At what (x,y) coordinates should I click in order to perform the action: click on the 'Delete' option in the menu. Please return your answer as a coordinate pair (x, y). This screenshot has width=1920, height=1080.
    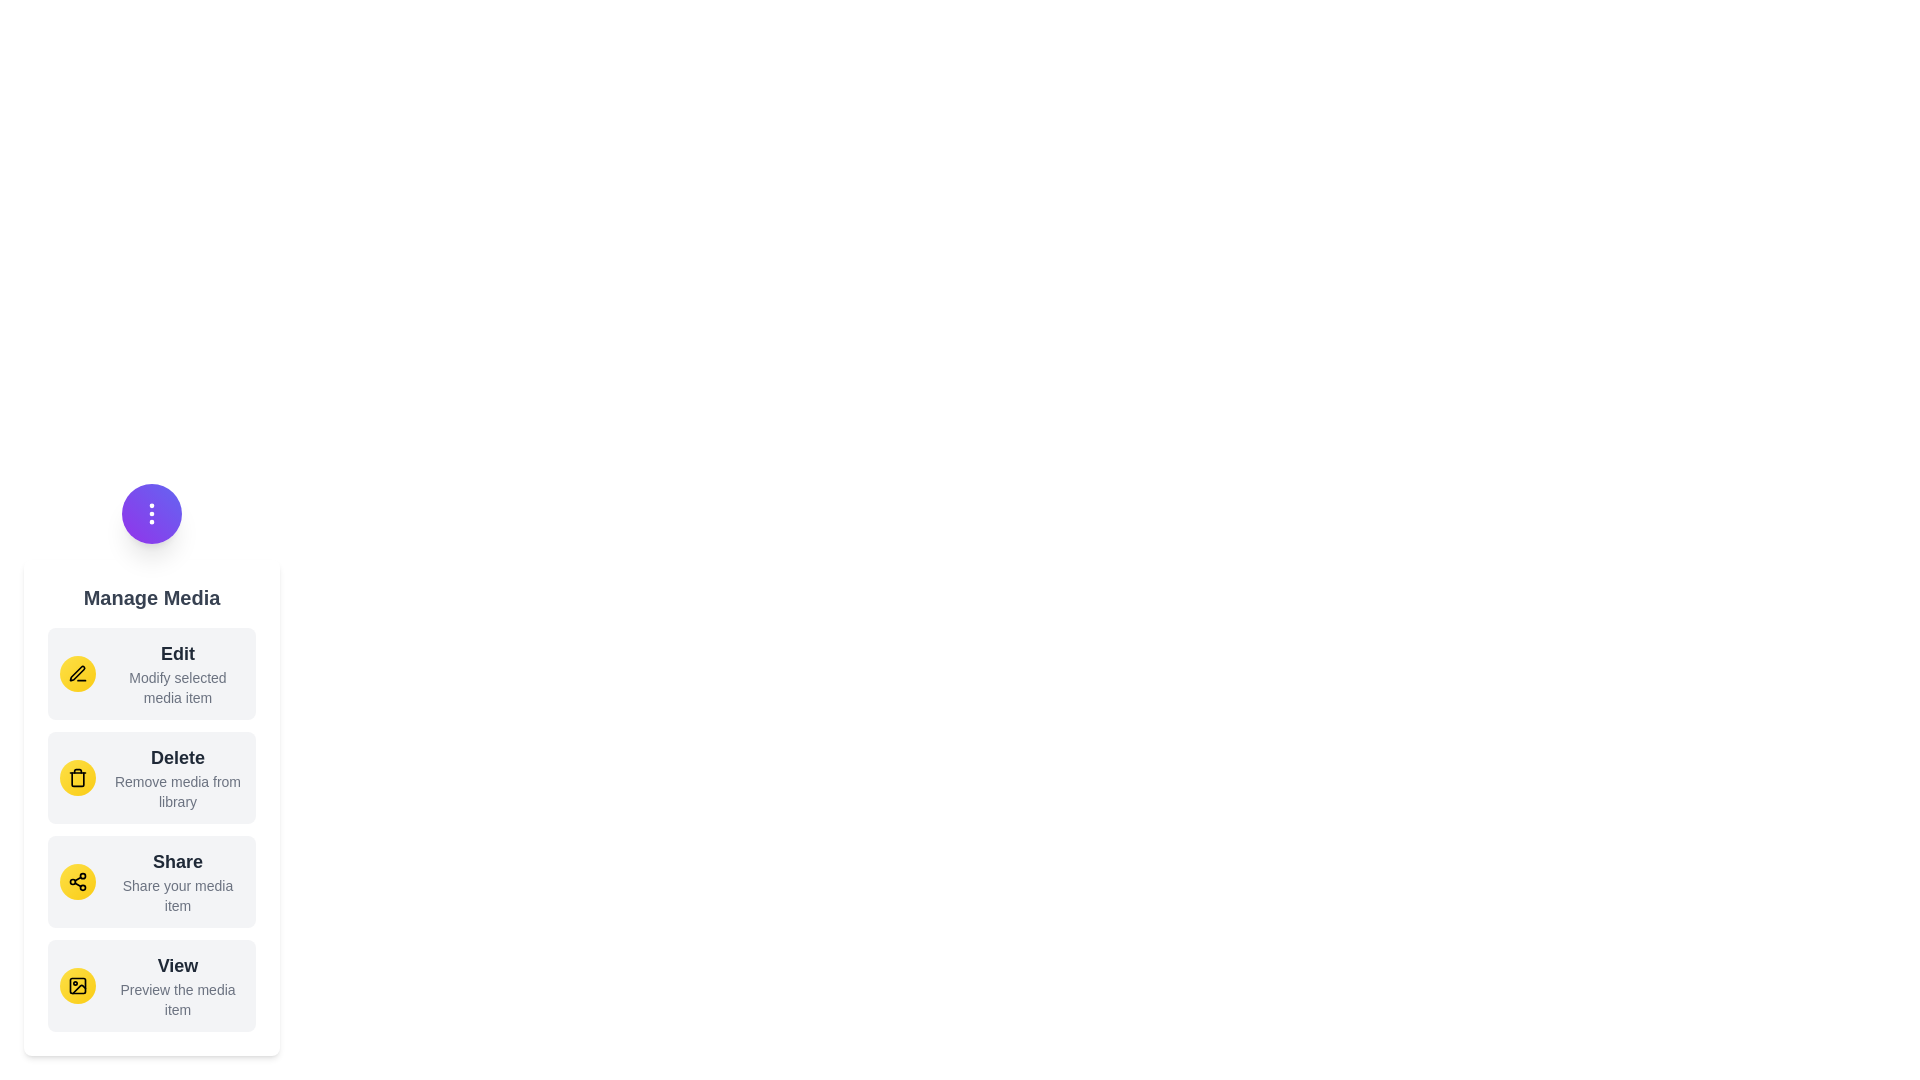
    Looking at the image, I should click on (151, 777).